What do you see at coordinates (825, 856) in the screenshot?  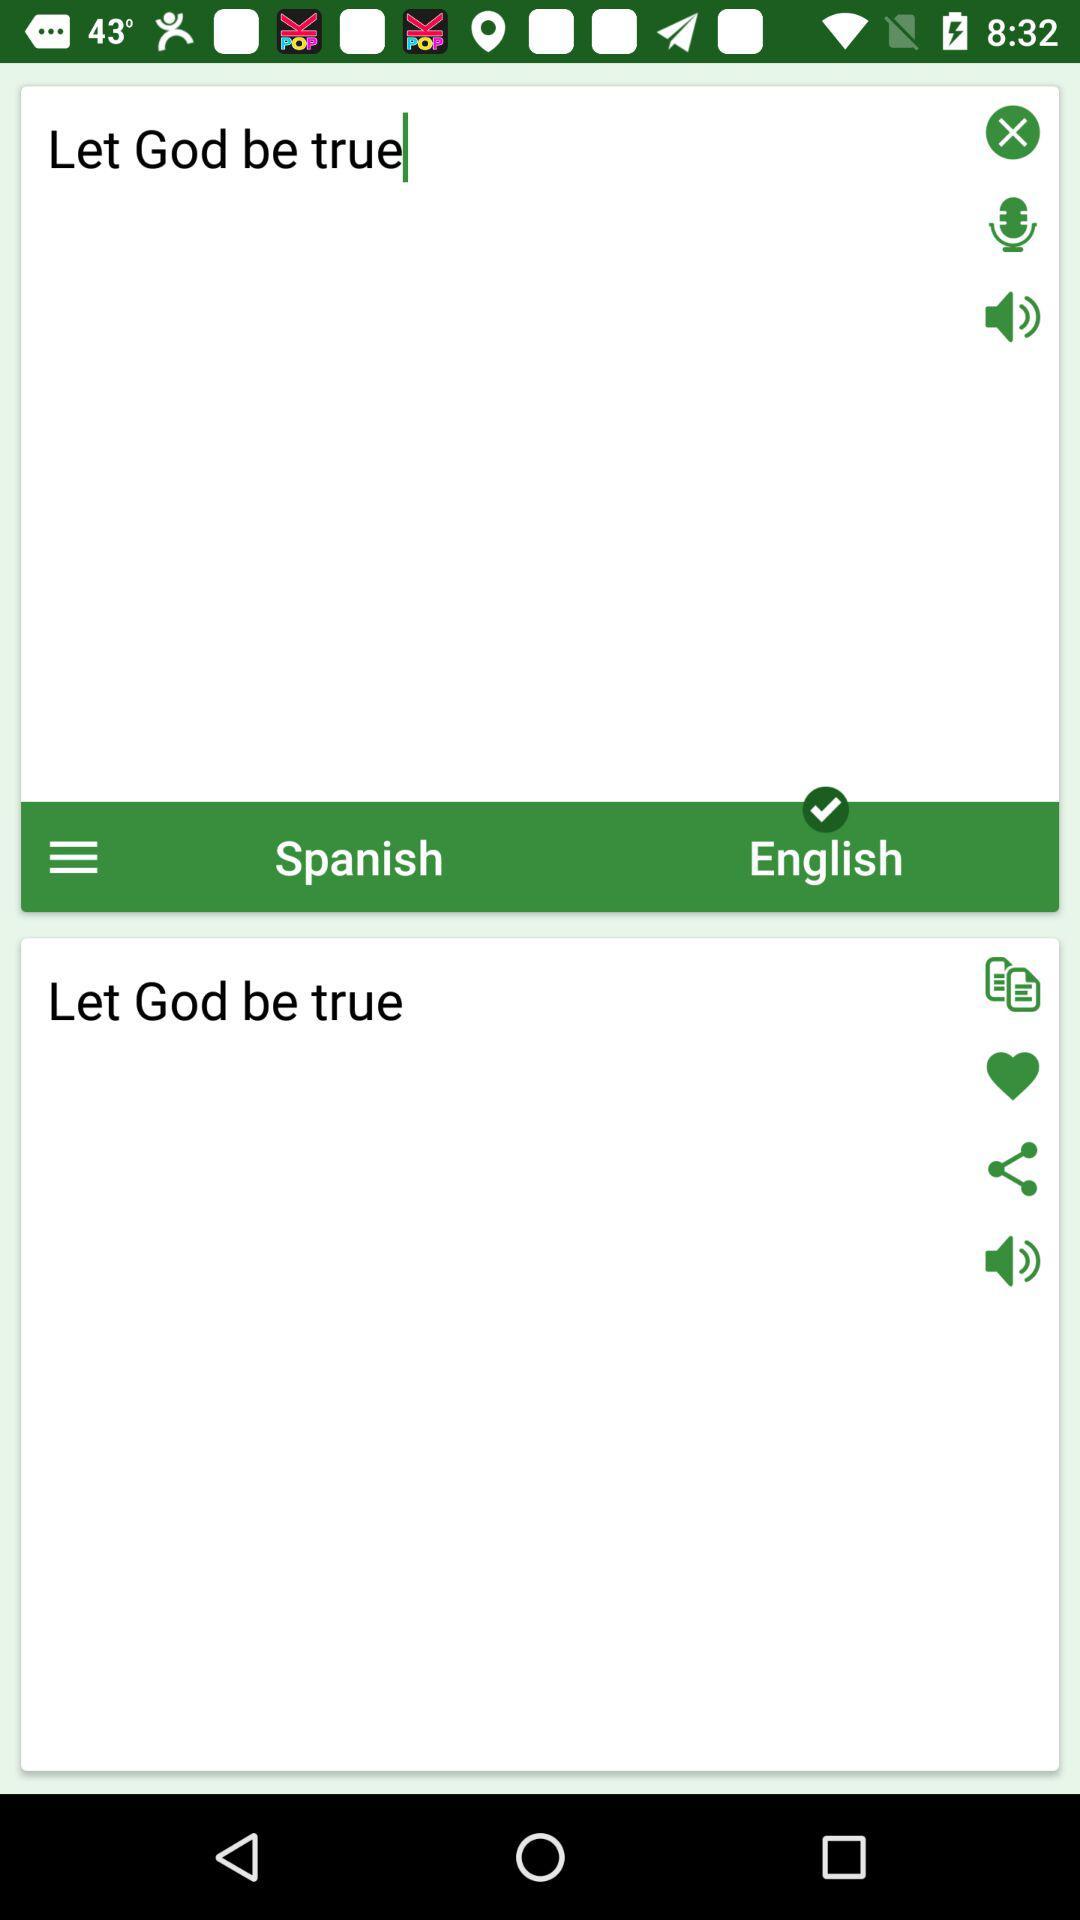 I see `the icon above the let god be` at bounding box center [825, 856].